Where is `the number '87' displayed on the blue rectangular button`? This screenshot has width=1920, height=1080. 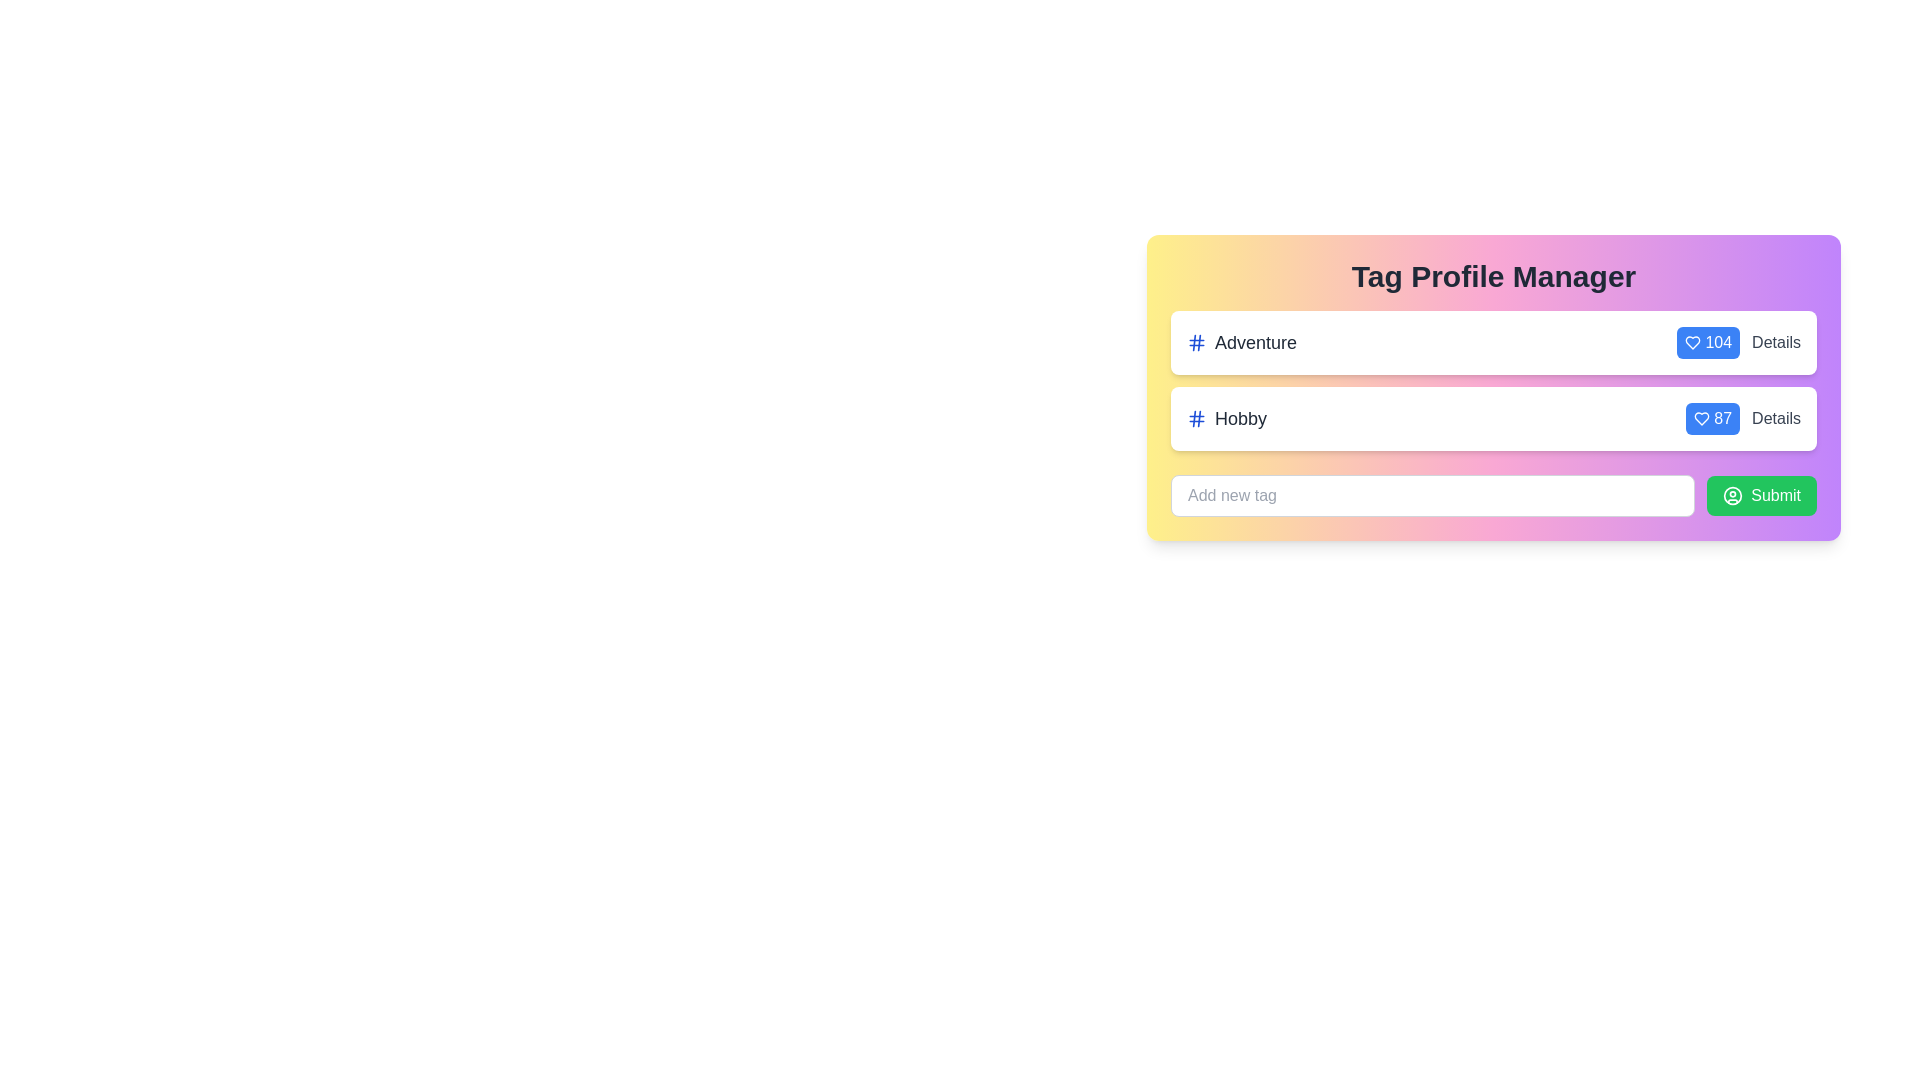
the number '87' displayed on the blue rectangular button is located at coordinates (1742, 418).